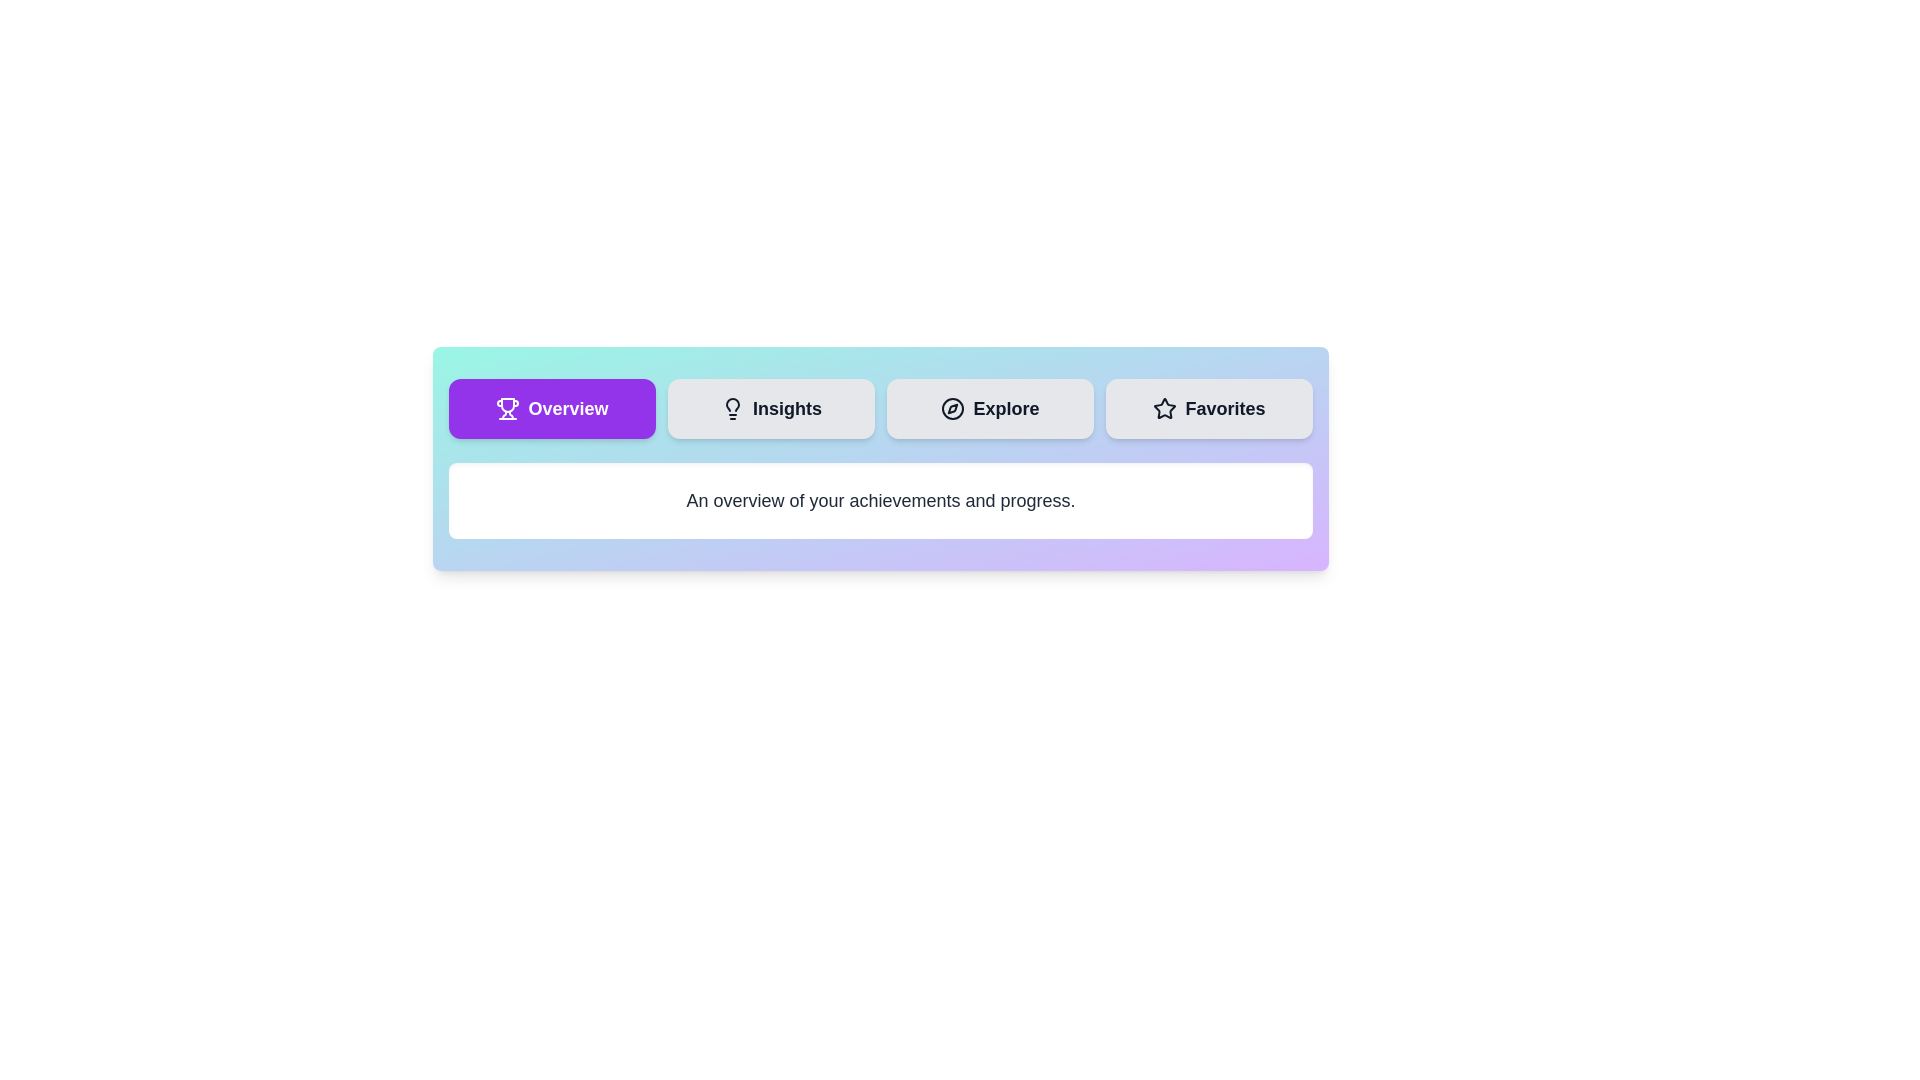 The height and width of the screenshot is (1080, 1920). What do you see at coordinates (770, 407) in the screenshot?
I see `the Insights tab to view its content` at bounding box center [770, 407].